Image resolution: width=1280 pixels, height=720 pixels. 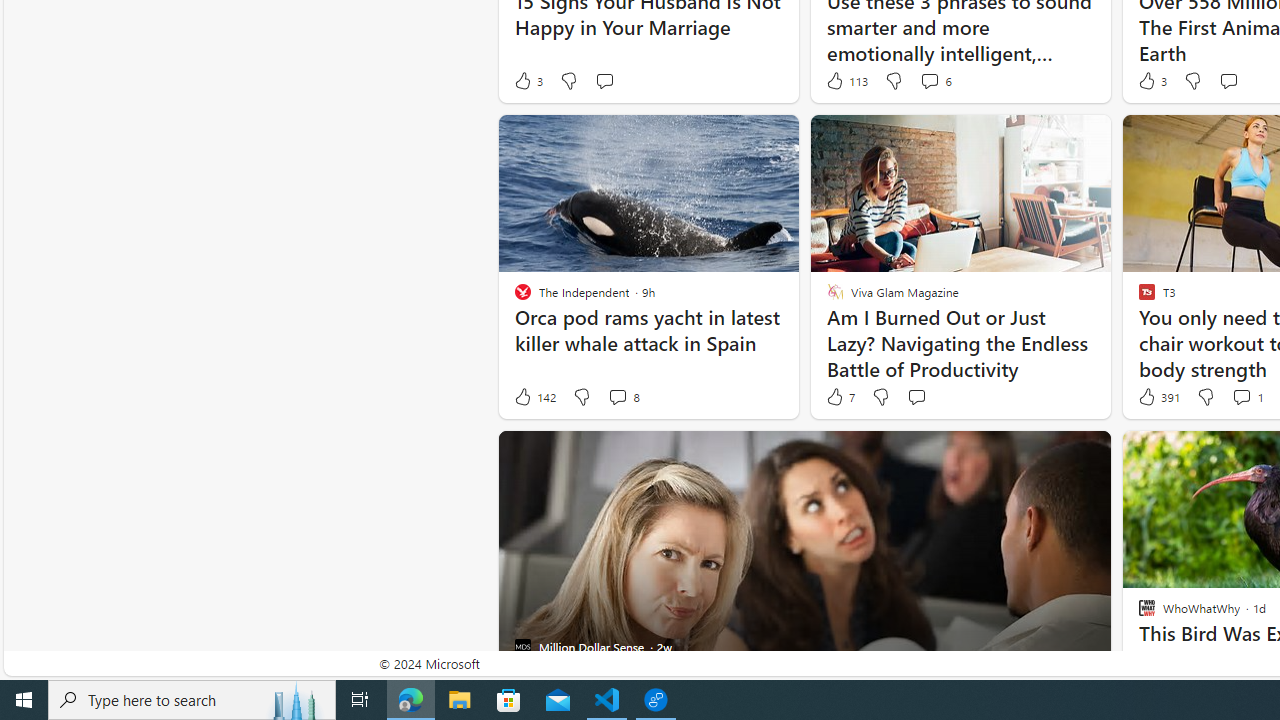 What do you see at coordinates (846, 80) in the screenshot?
I see `'113 Like'` at bounding box center [846, 80].